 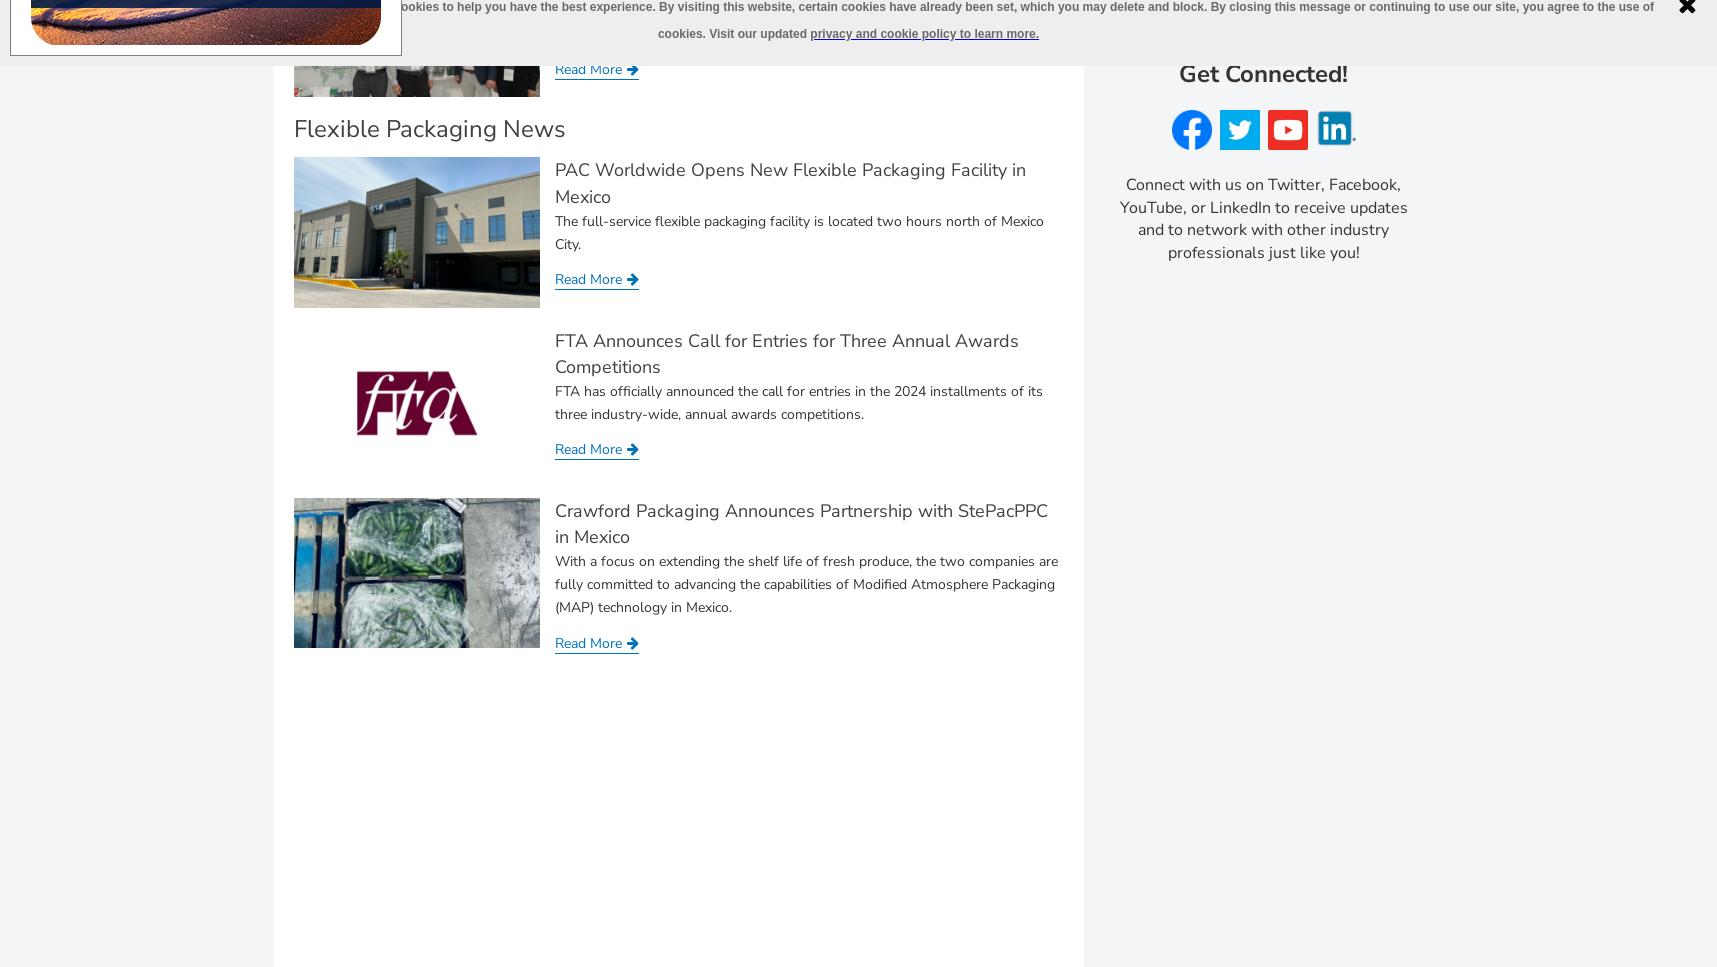 What do you see at coordinates (805, 583) in the screenshot?
I see `'With a focus on extending the shelf life of fresh produce, the two companies are fully committed to advancing the capabilities of Modified Atmosphere Packaging (MAP) technology in Mexico.'` at bounding box center [805, 583].